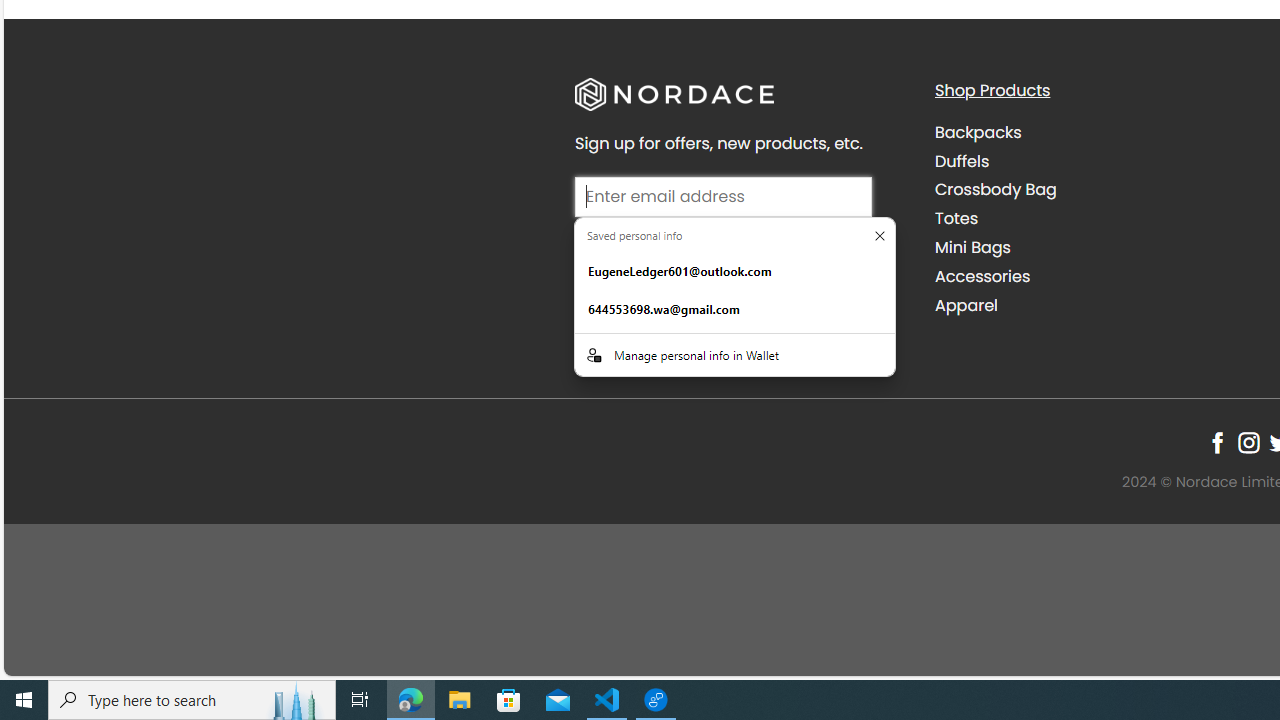 The height and width of the screenshot is (720, 1280). What do you see at coordinates (1216, 441) in the screenshot?
I see `'Follow on Facebook'` at bounding box center [1216, 441].